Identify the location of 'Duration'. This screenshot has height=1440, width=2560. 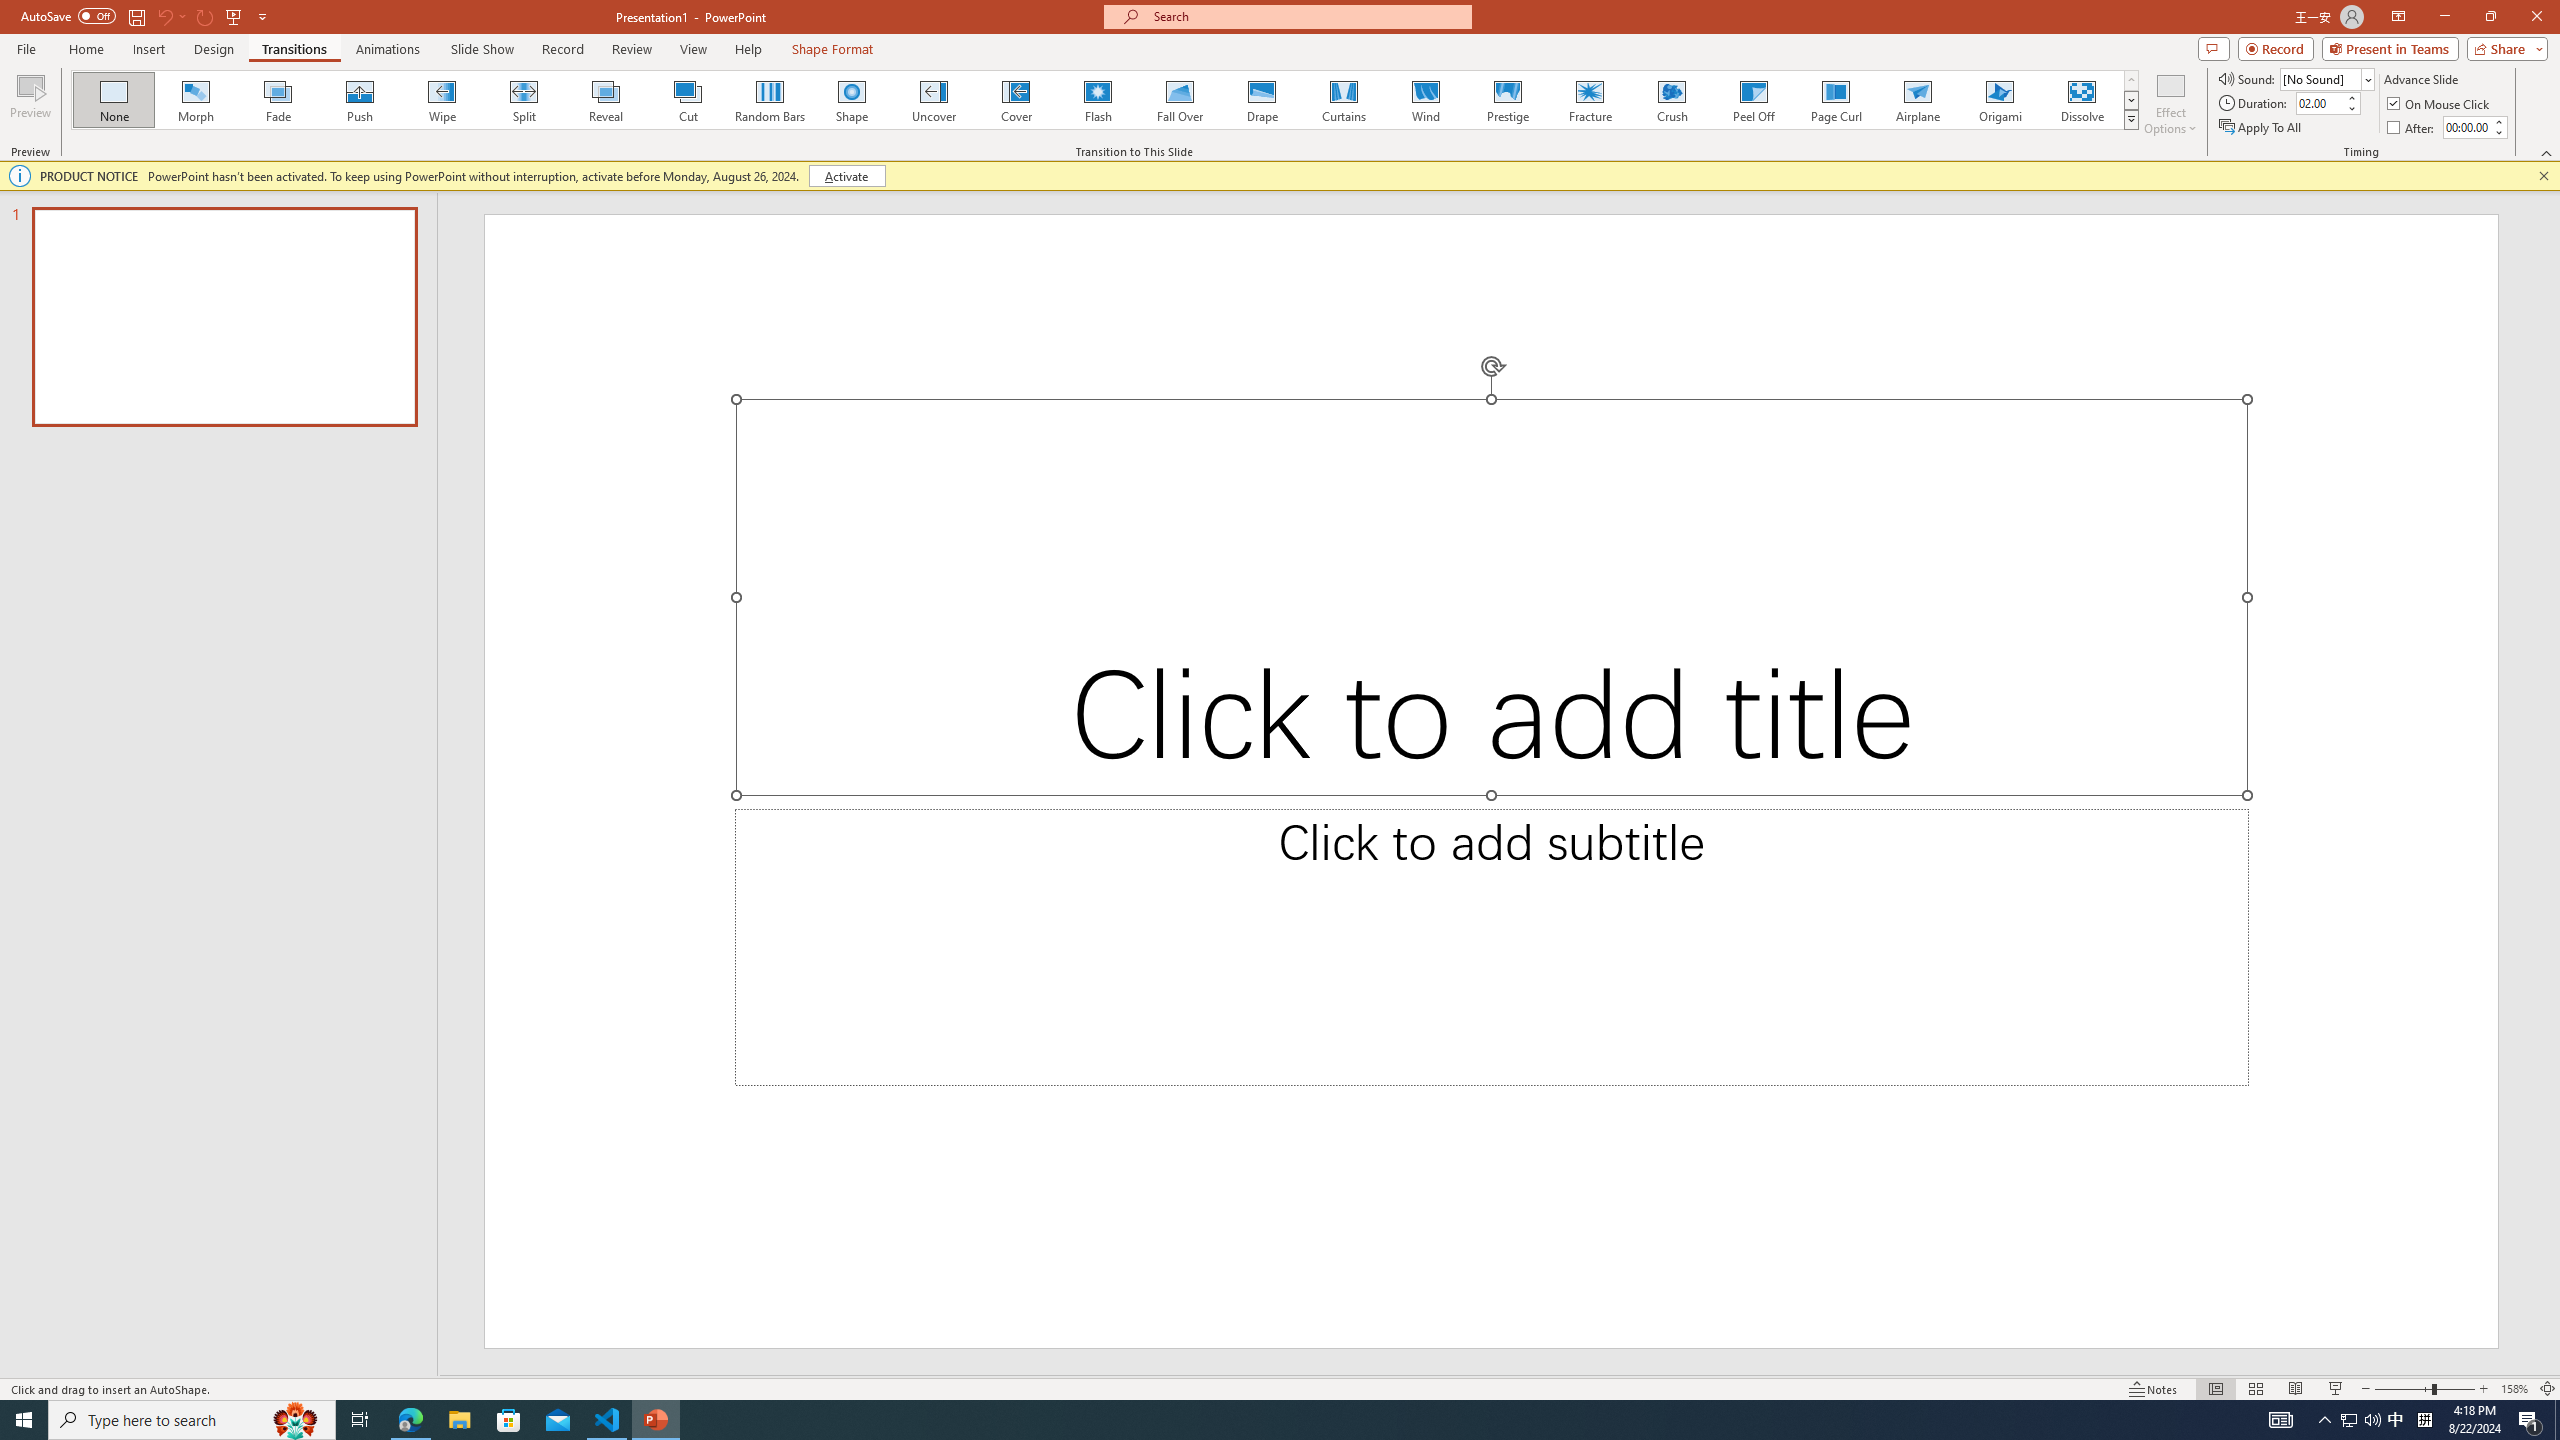
(2319, 102).